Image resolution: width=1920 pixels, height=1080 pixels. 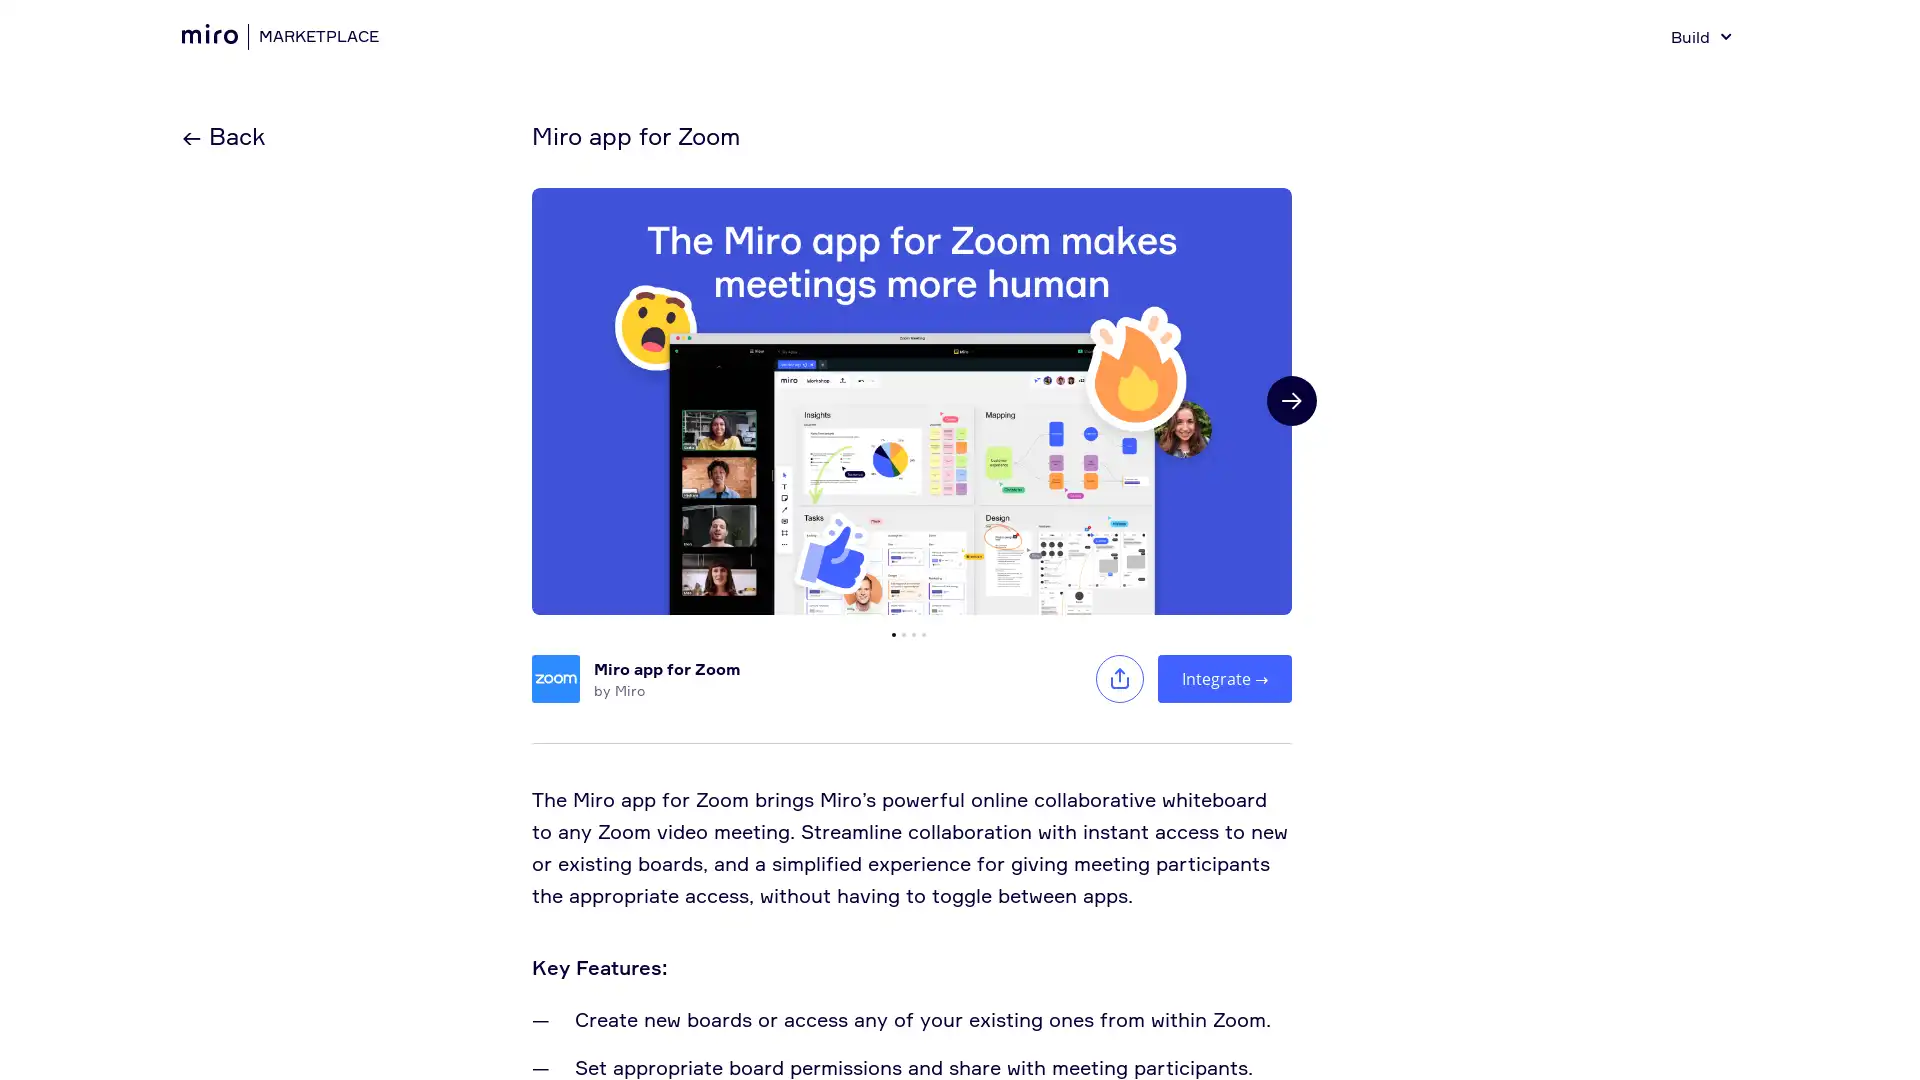 What do you see at coordinates (923, 633) in the screenshot?
I see `Go to slide 4` at bounding box center [923, 633].